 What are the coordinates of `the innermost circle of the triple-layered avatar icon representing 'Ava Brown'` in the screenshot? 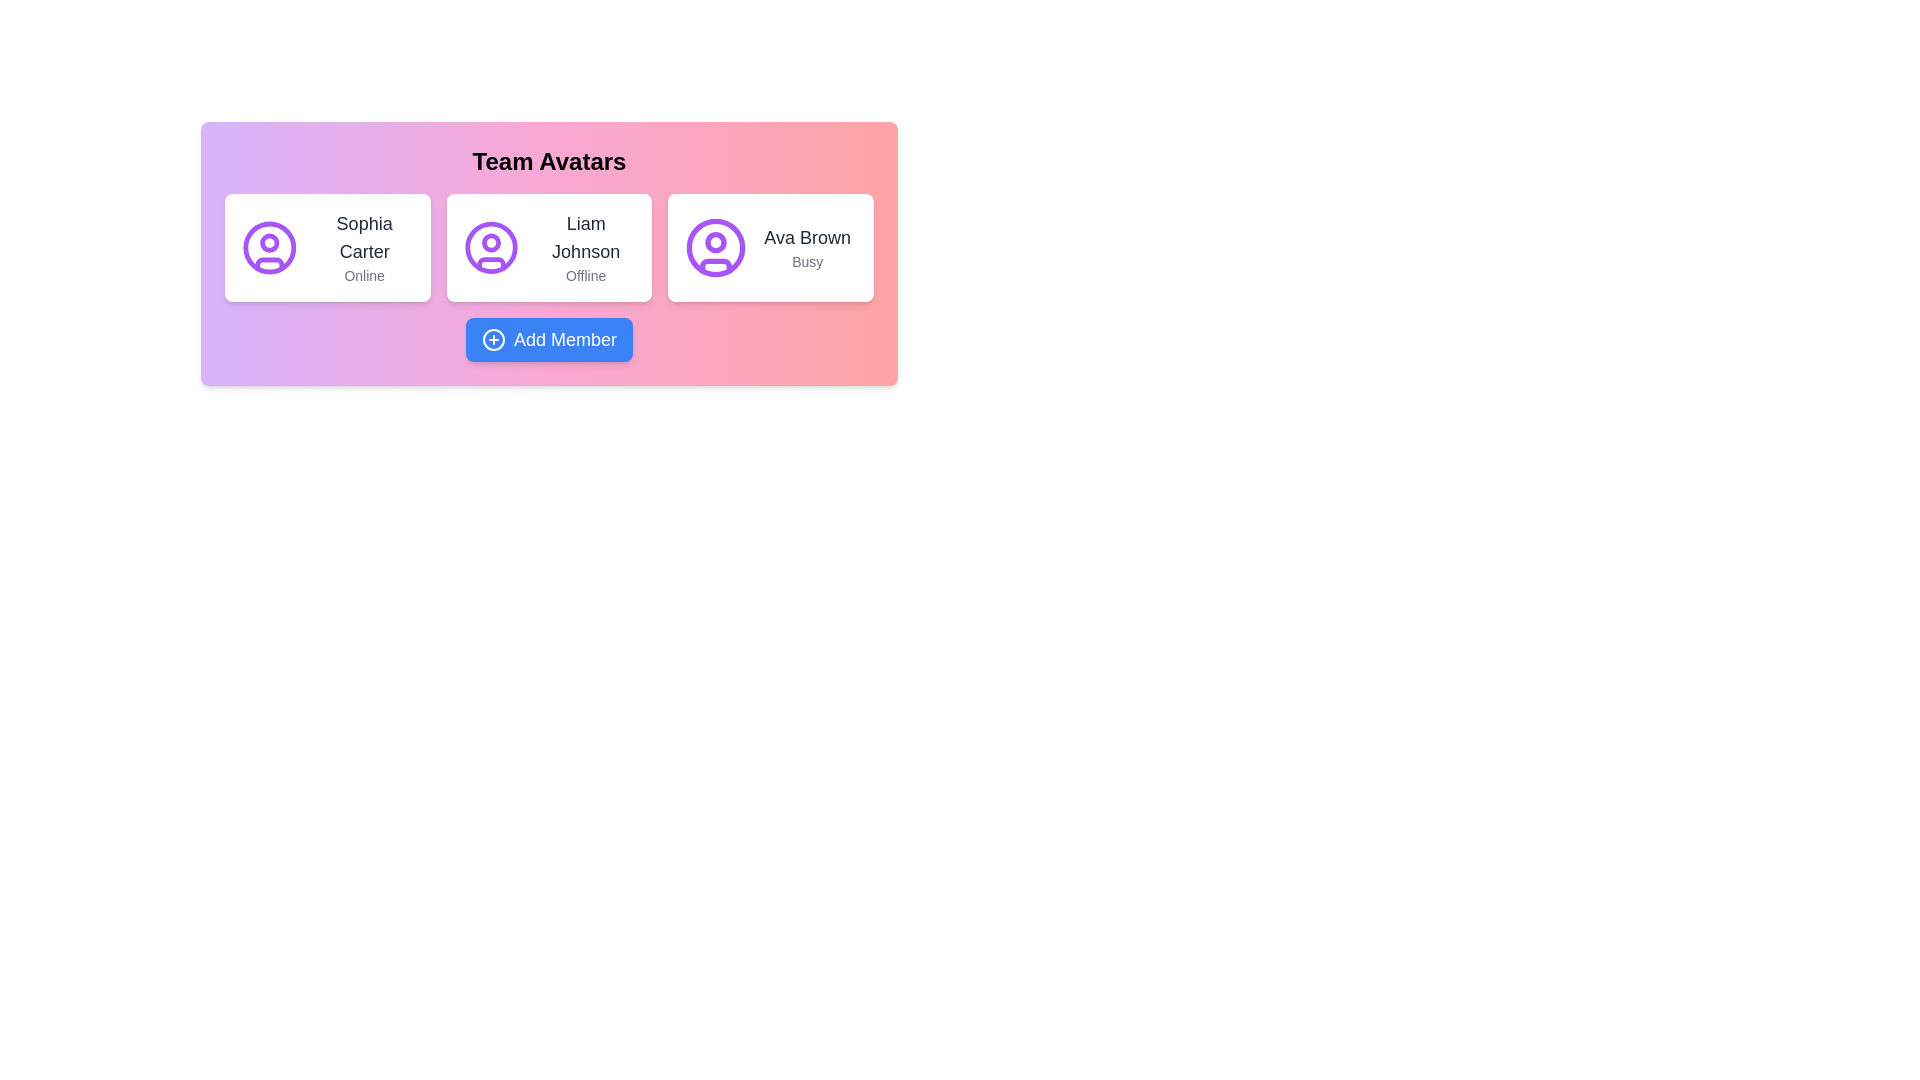 It's located at (716, 246).